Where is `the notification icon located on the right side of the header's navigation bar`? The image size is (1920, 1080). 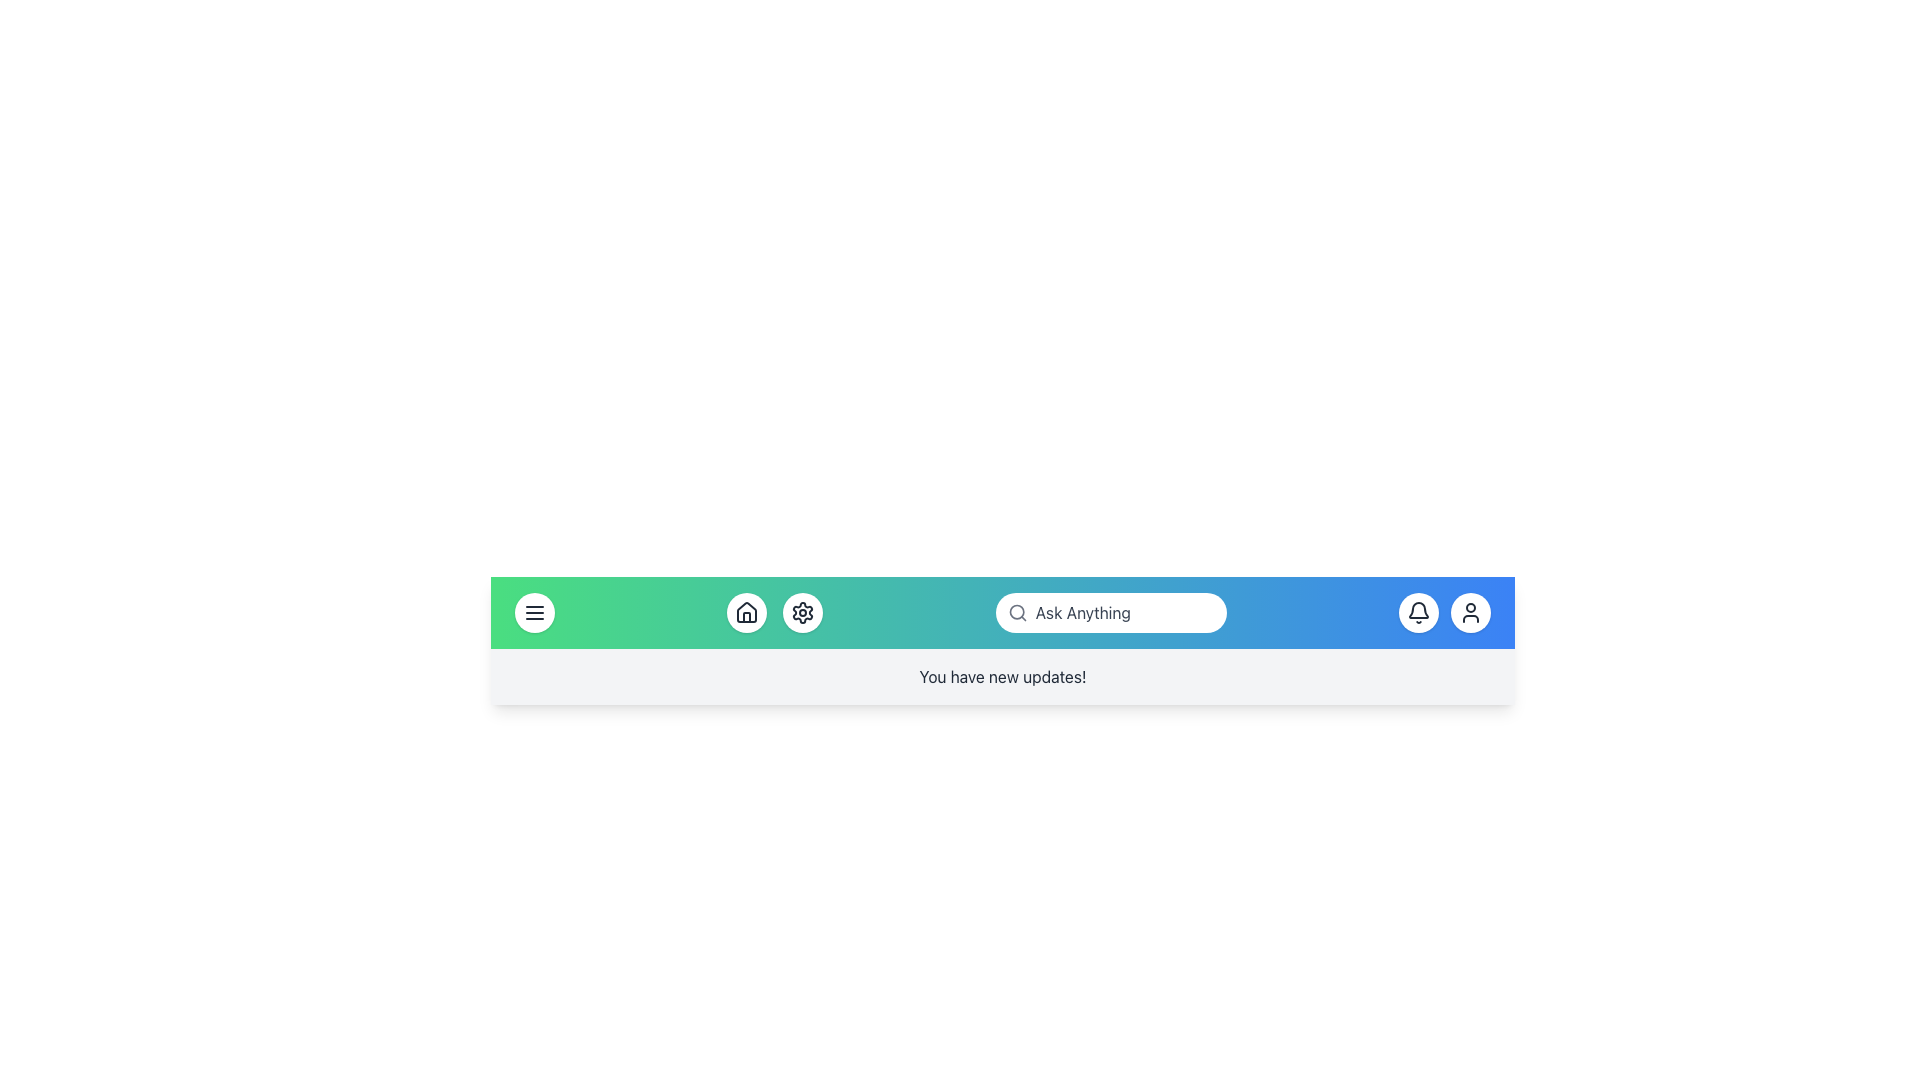 the notification icon located on the right side of the header's navigation bar is located at coordinates (1418, 612).